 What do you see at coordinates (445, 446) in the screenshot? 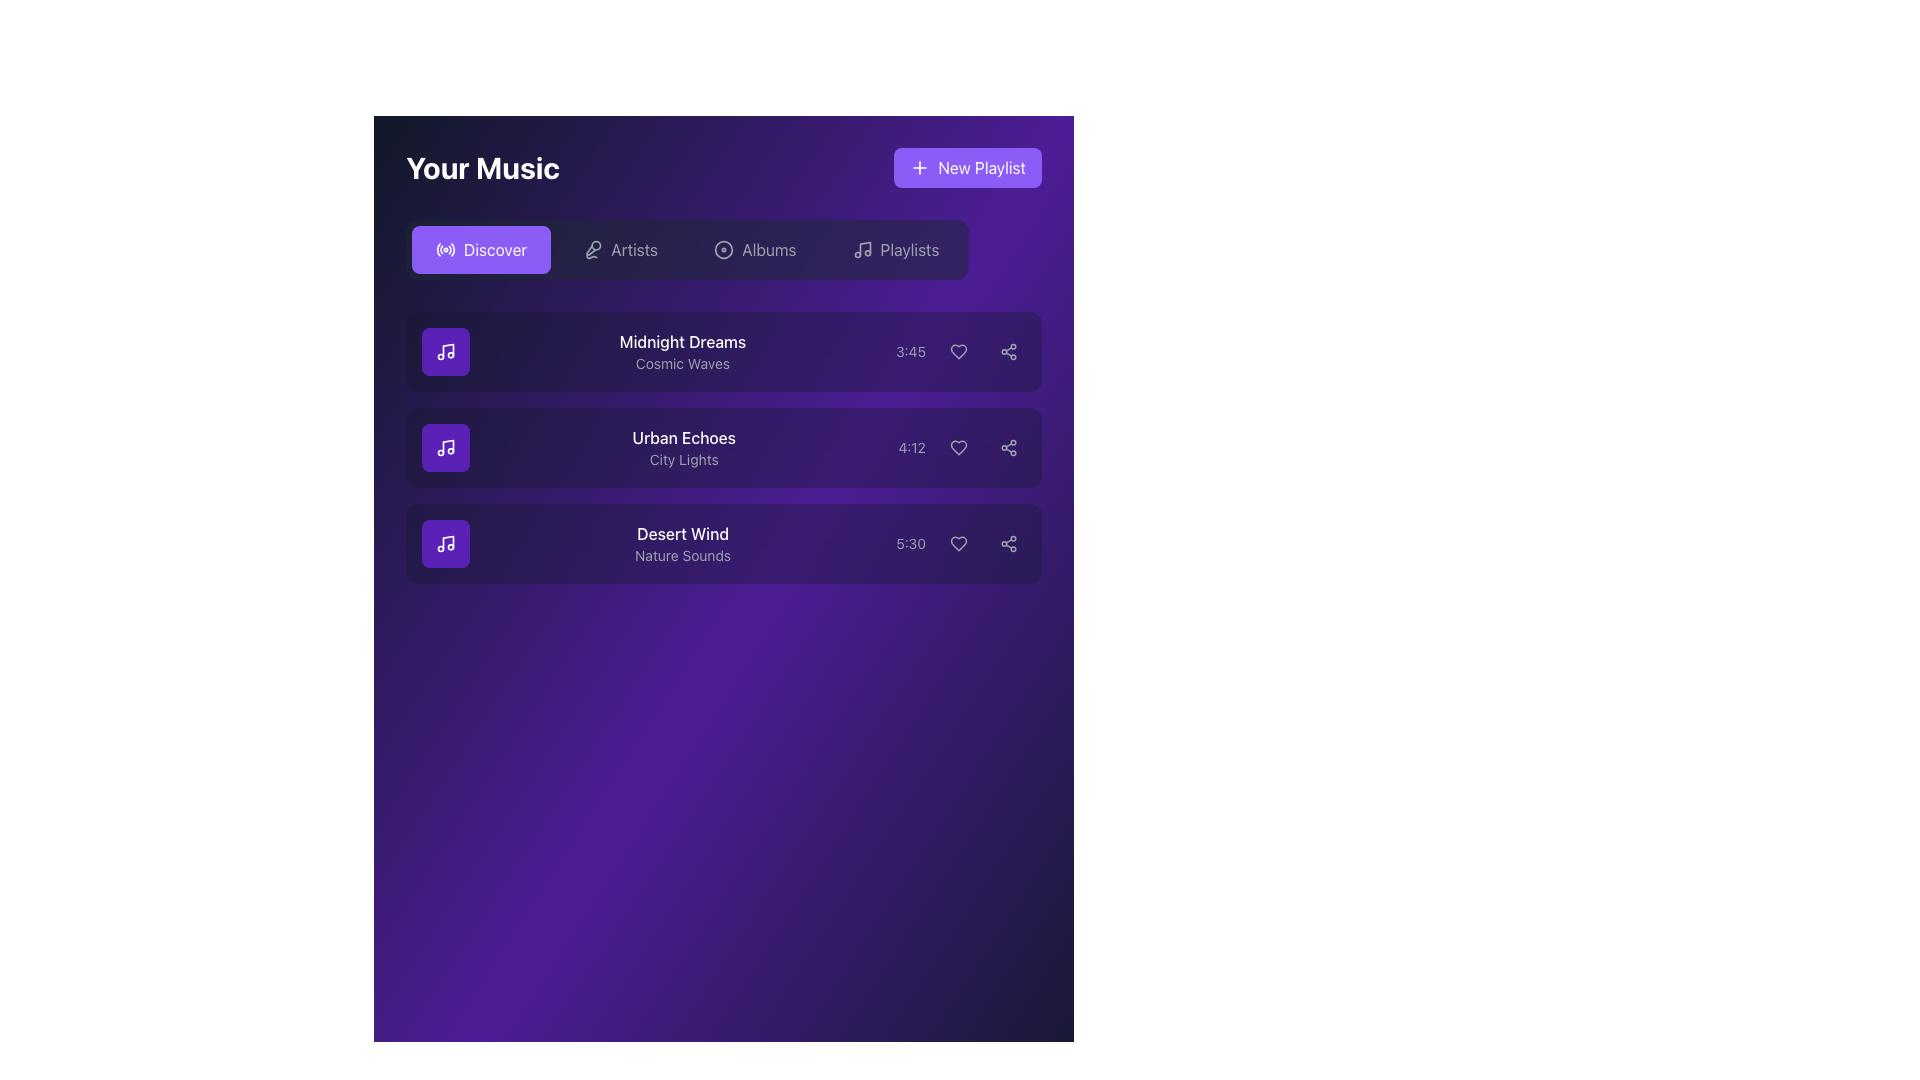
I see `the small white music note icon located within a purple circular background on the second music card, which is directly to the left of the text 'Urban Echoes'` at bounding box center [445, 446].